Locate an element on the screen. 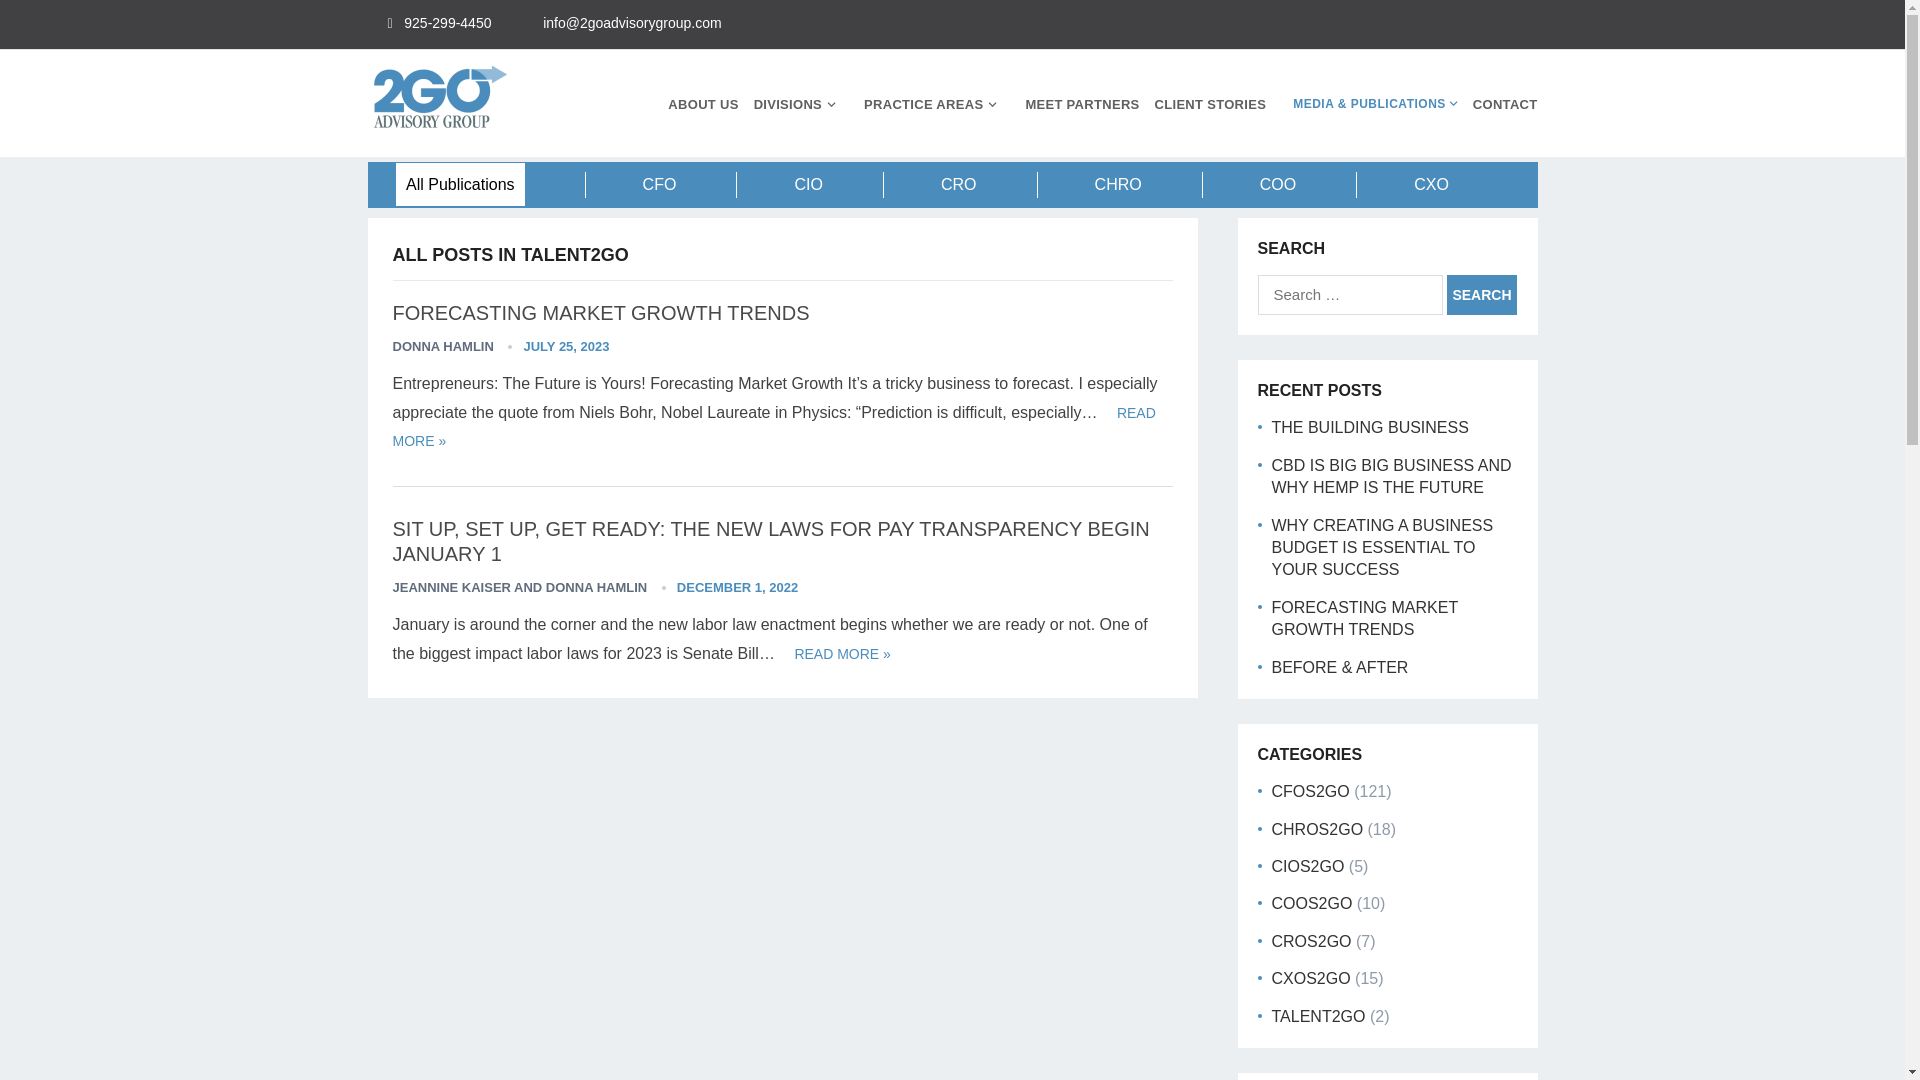 The width and height of the screenshot is (1920, 1080). 'THE BUILDING BUSINESS' is located at coordinates (1271, 426).